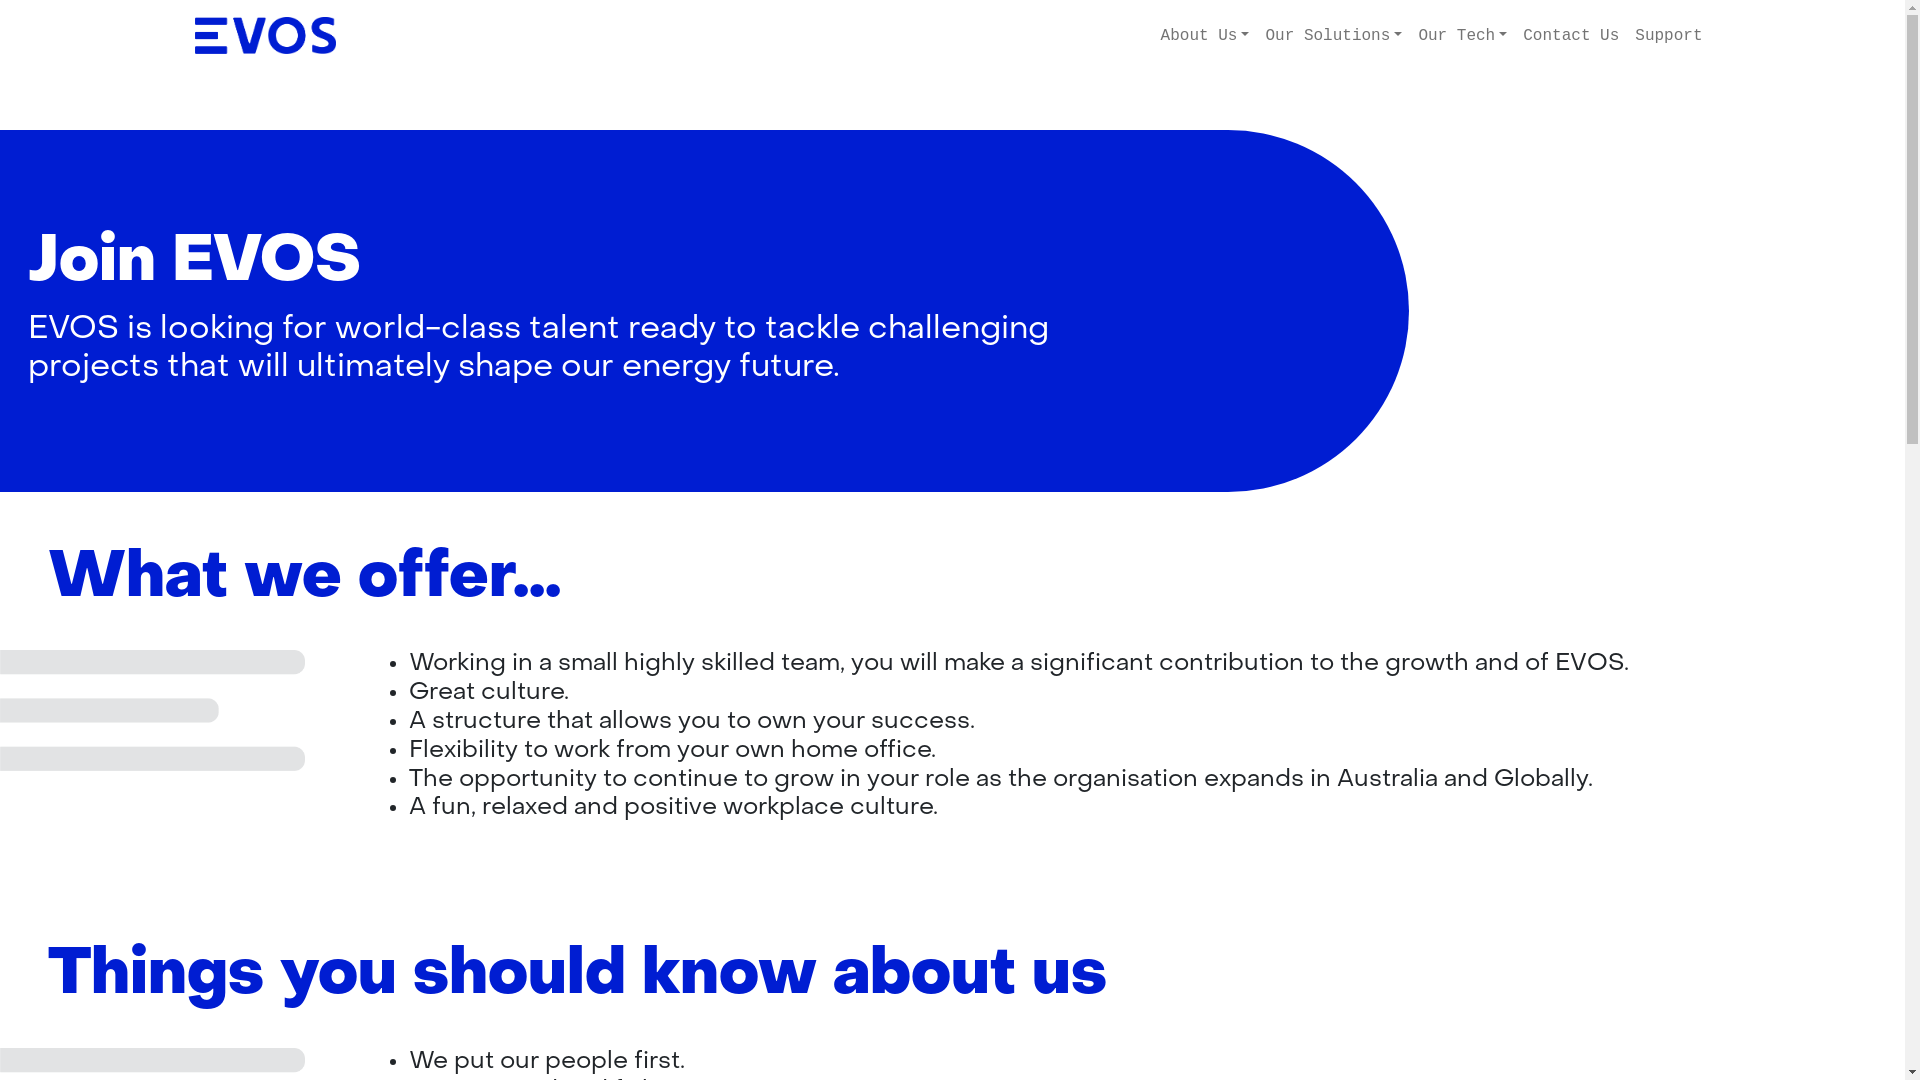  I want to click on 'Support', so click(1668, 35).